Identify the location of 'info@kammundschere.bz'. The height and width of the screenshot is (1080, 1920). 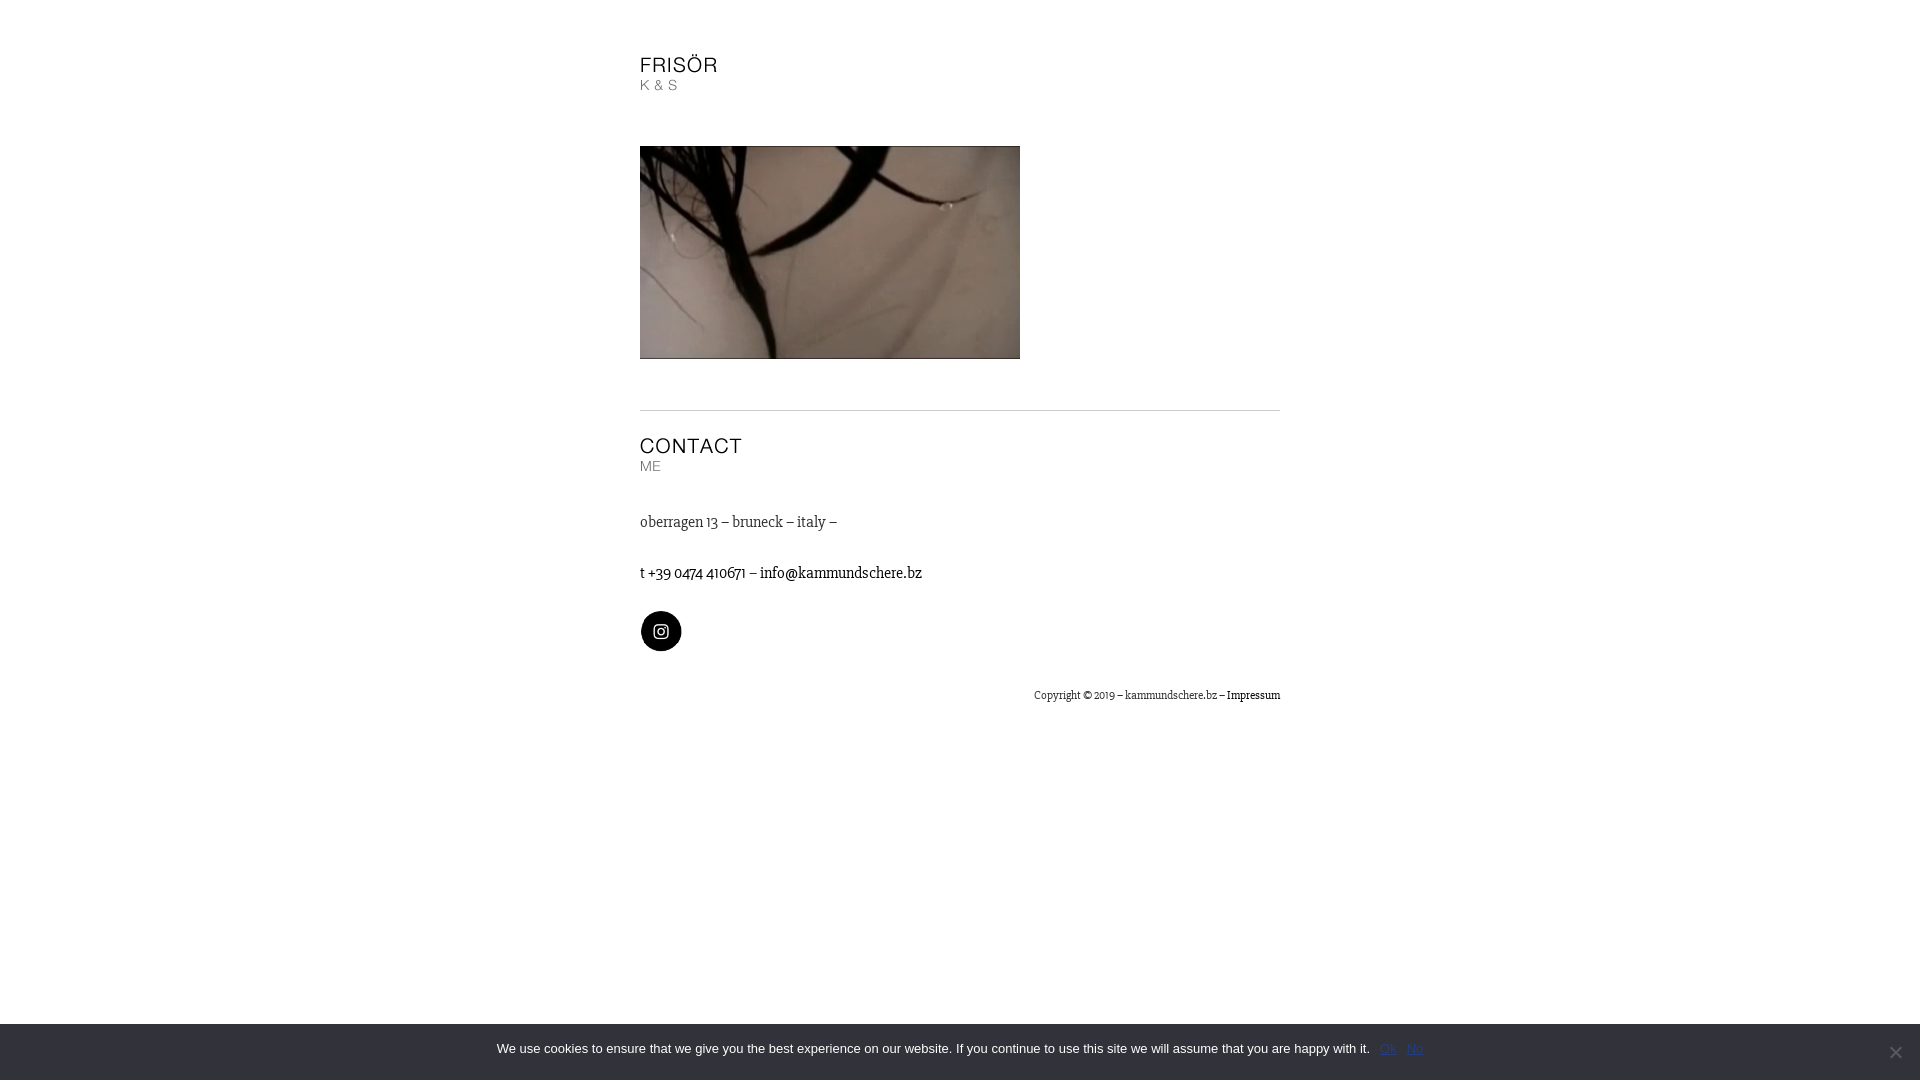
(758, 573).